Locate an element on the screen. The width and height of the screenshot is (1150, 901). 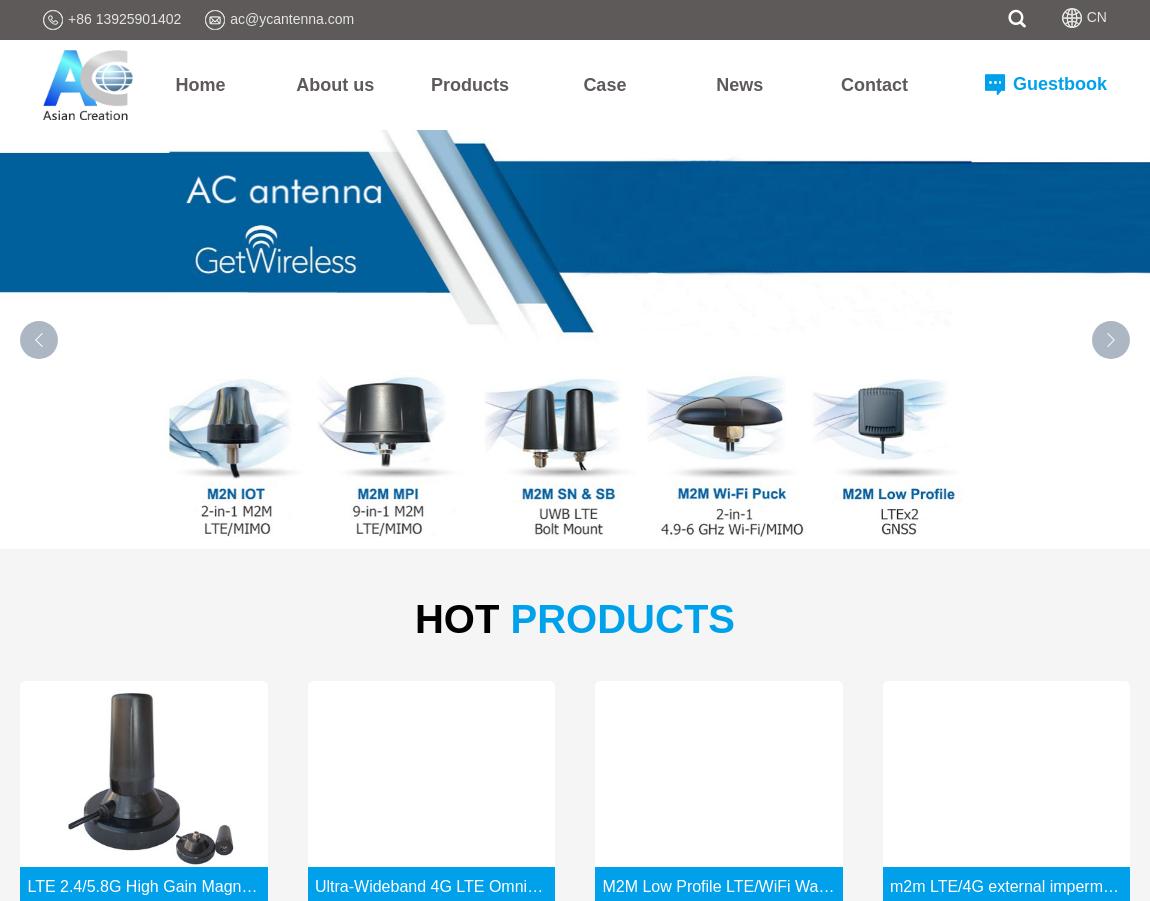
'Contact' is located at coordinates (874, 82).